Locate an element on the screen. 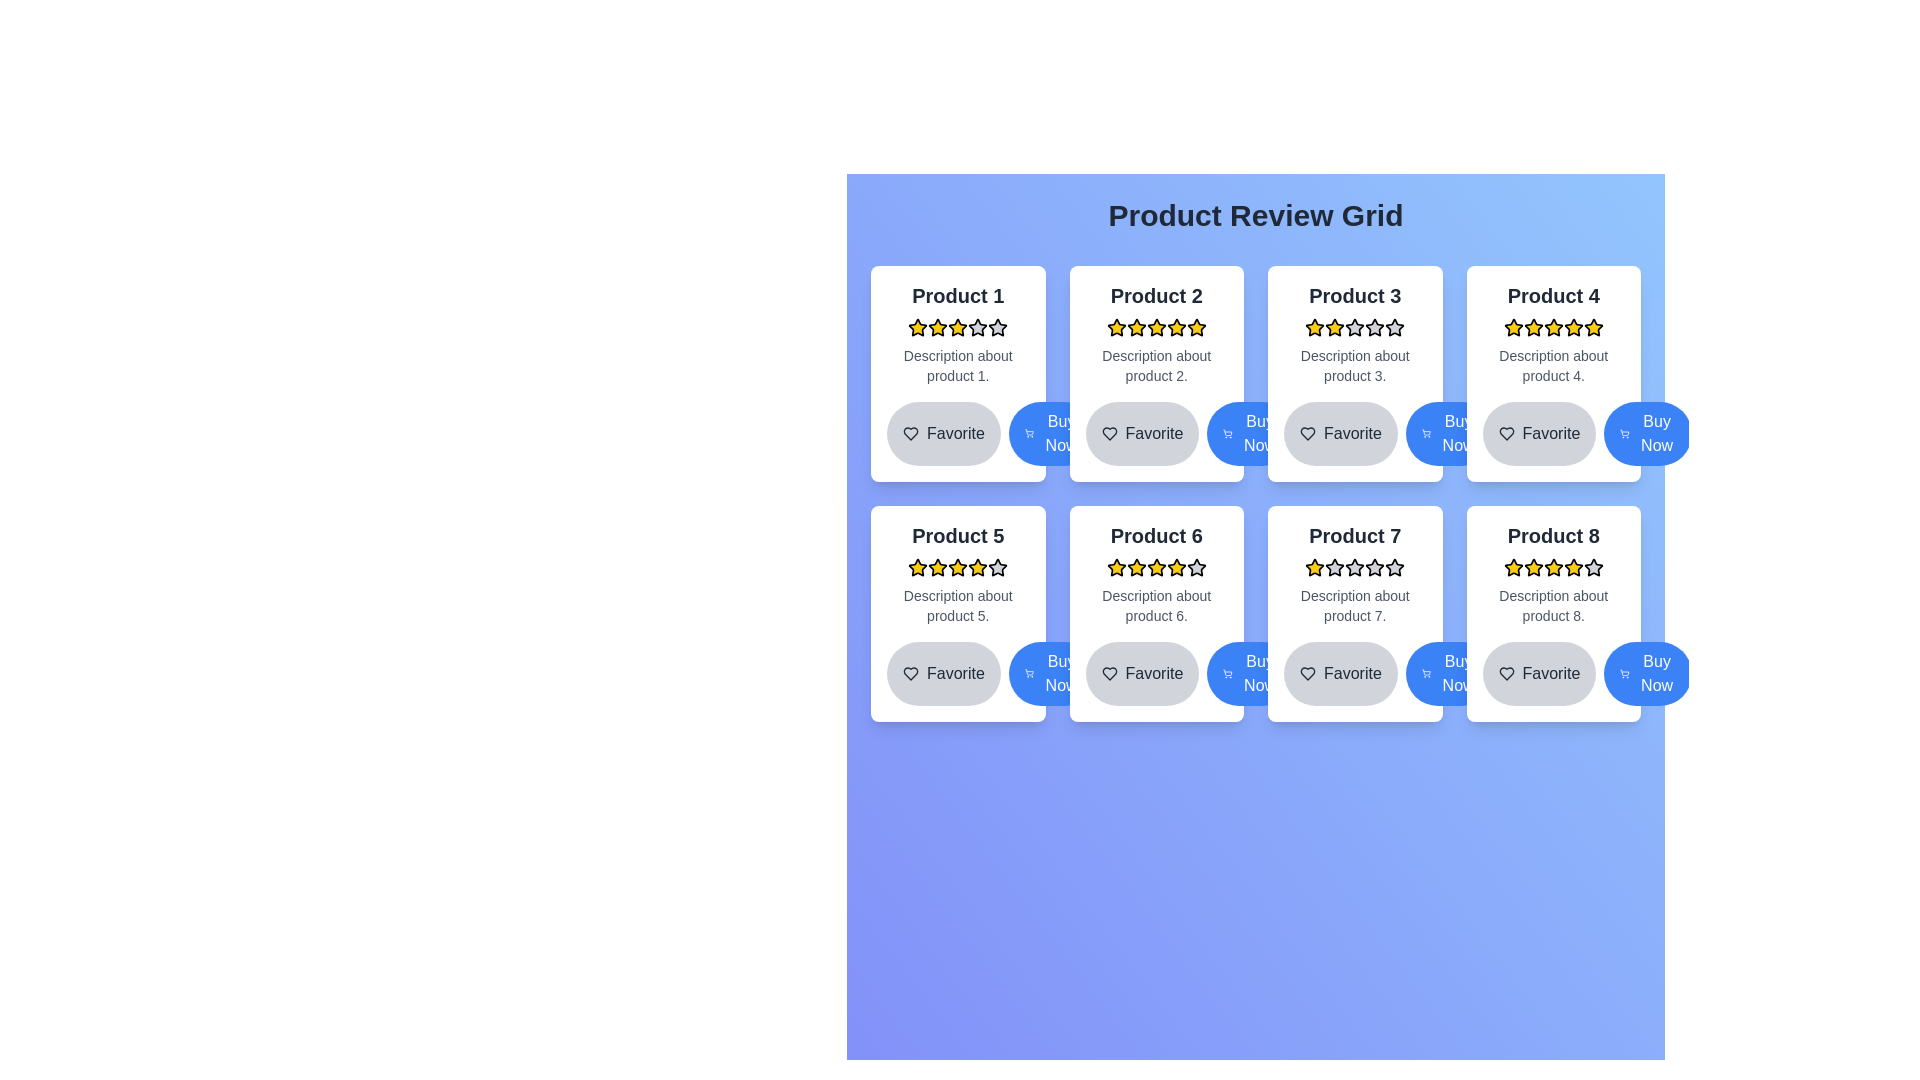 The height and width of the screenshot is (1080, 1920). the Rating display component consisting of five stars, where four stars are yellow and one star is gray, located below 'Product 6' and above the description 'Description about product 6.' is located at coordinates (1156, 567).